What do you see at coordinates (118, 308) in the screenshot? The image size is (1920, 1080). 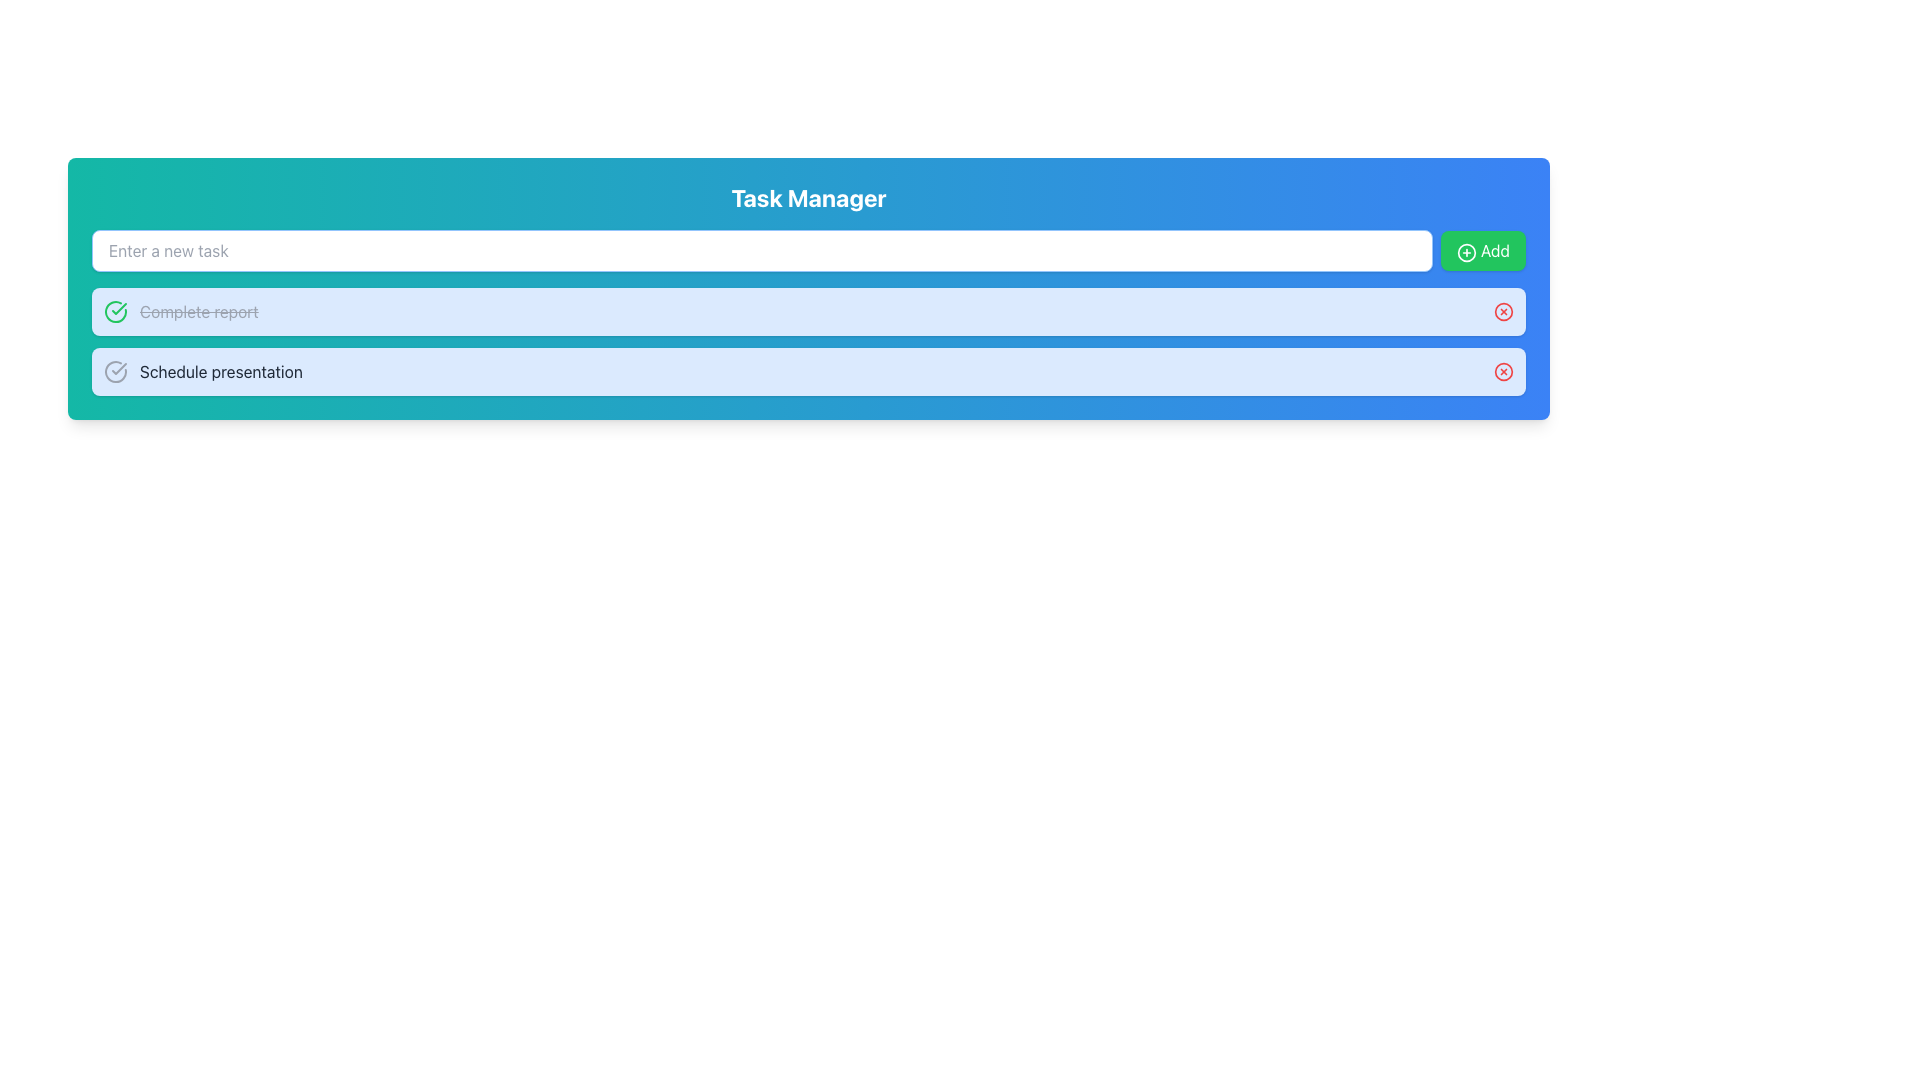 I see `the completion status icon located to the left of the 'Schedule presentation' task text` at bounding box center [118, 308].